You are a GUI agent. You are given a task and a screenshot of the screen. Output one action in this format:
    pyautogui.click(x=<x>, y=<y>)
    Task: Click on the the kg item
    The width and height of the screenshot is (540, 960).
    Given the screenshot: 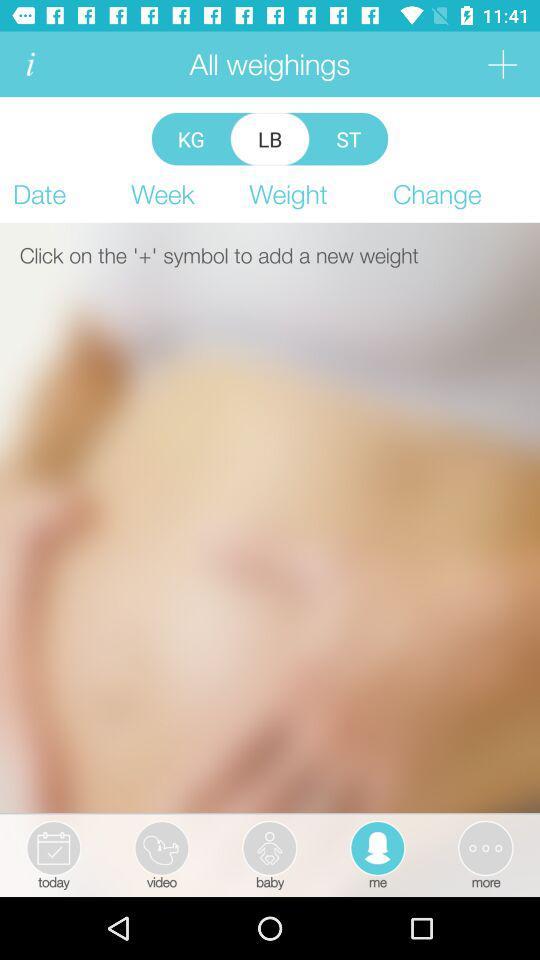 What is the action you would take?
    pyautogui.click(x=191, y=138)
    